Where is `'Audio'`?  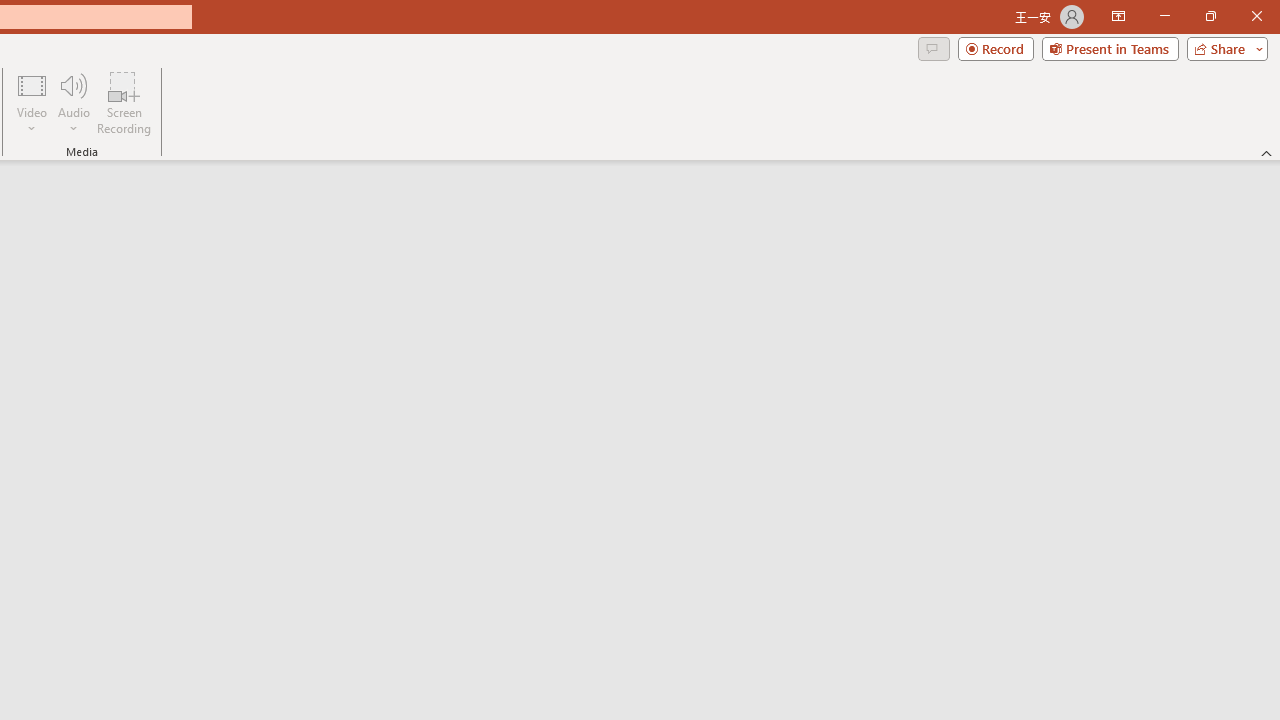 'Audio' is located at coordinates (73, 103).